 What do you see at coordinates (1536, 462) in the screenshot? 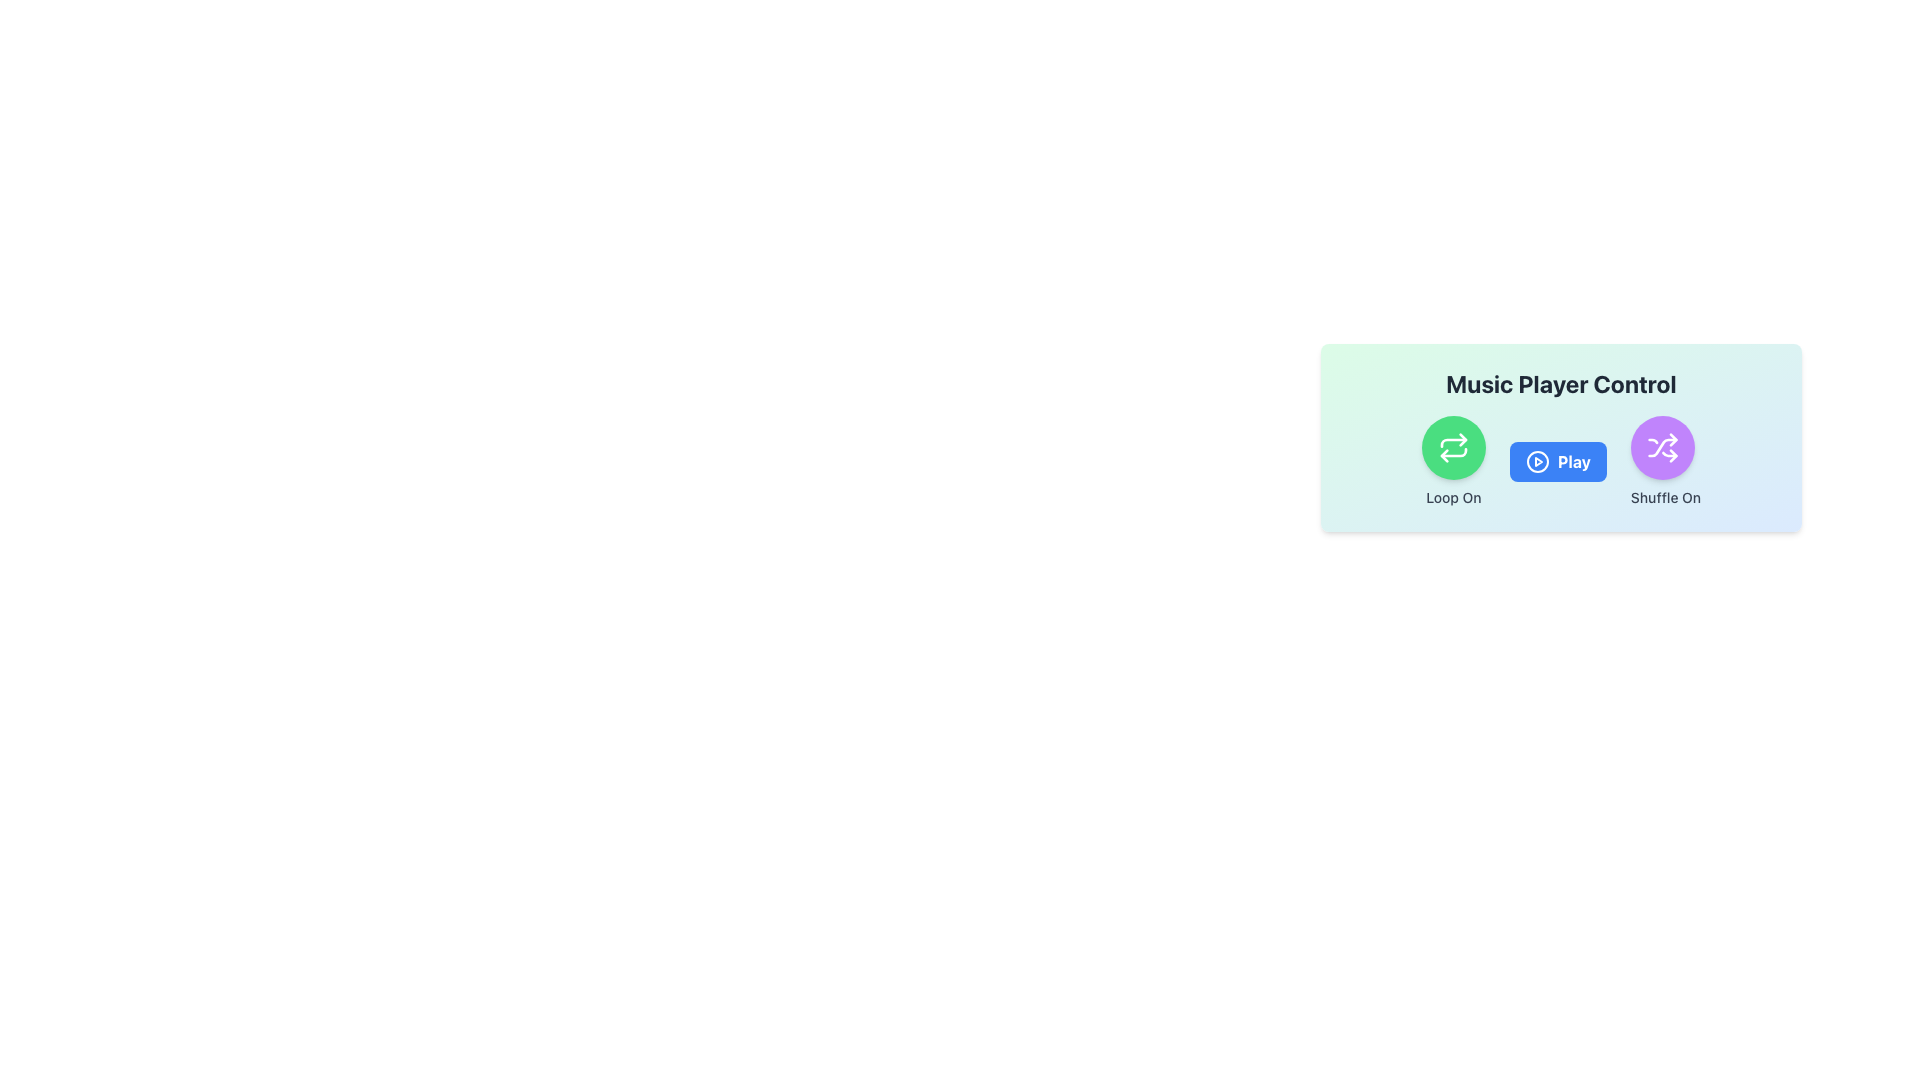
I see `the play icon located inside the blue 'Play' button in the Music Player Control section` at bounding box center [1536, 462].